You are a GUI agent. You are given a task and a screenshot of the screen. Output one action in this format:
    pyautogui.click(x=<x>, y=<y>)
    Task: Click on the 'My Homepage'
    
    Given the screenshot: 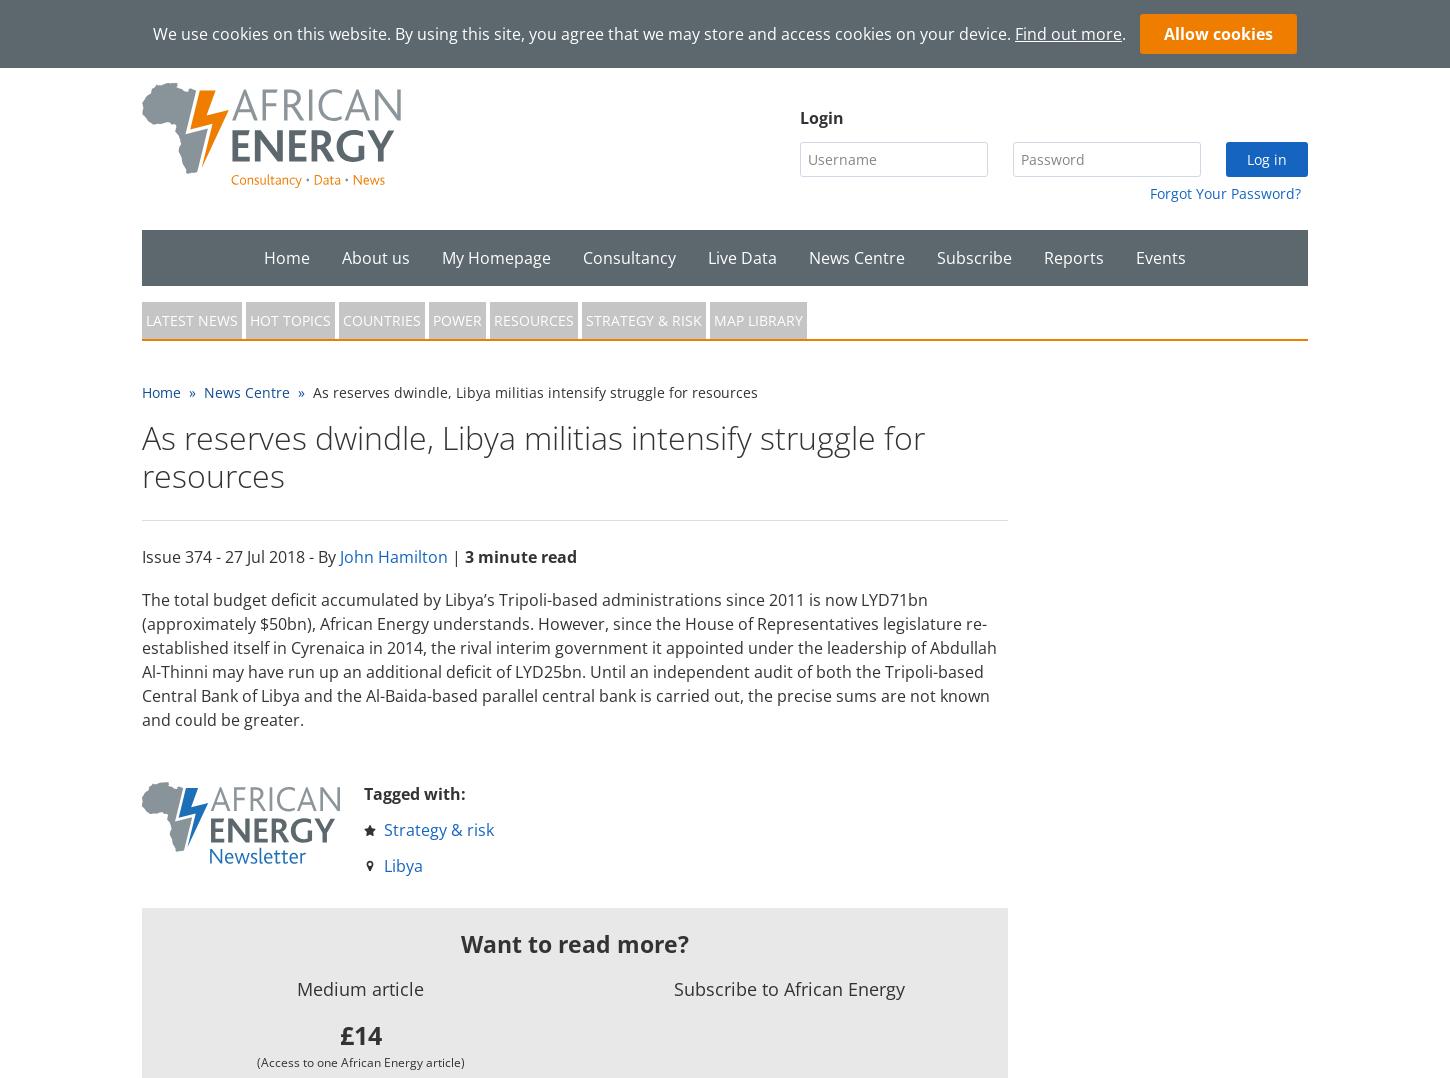 What is the action you would take?
    pyautogui.click(x=495, y=256)
    